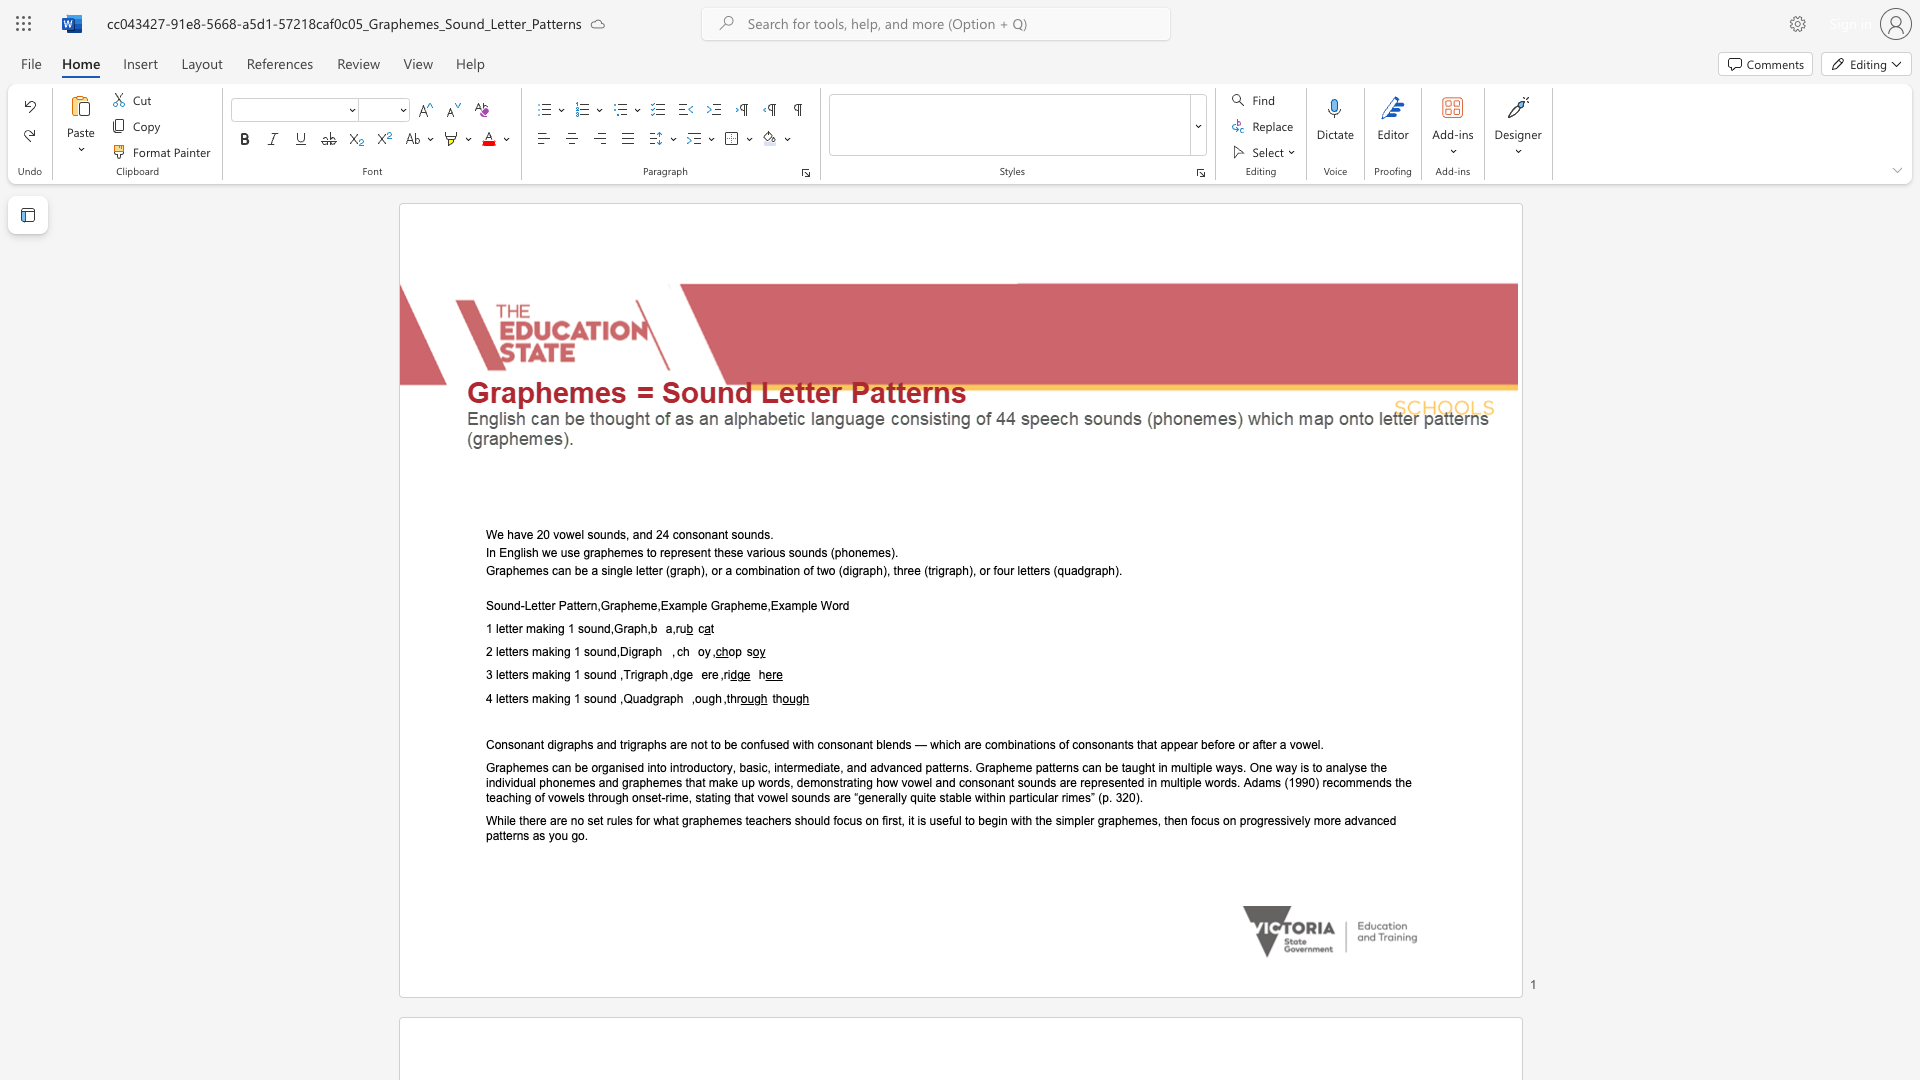 This screenshot has width=1920, height=1080. I want to click on the 1th character "k" in the text, so click(551, 652).